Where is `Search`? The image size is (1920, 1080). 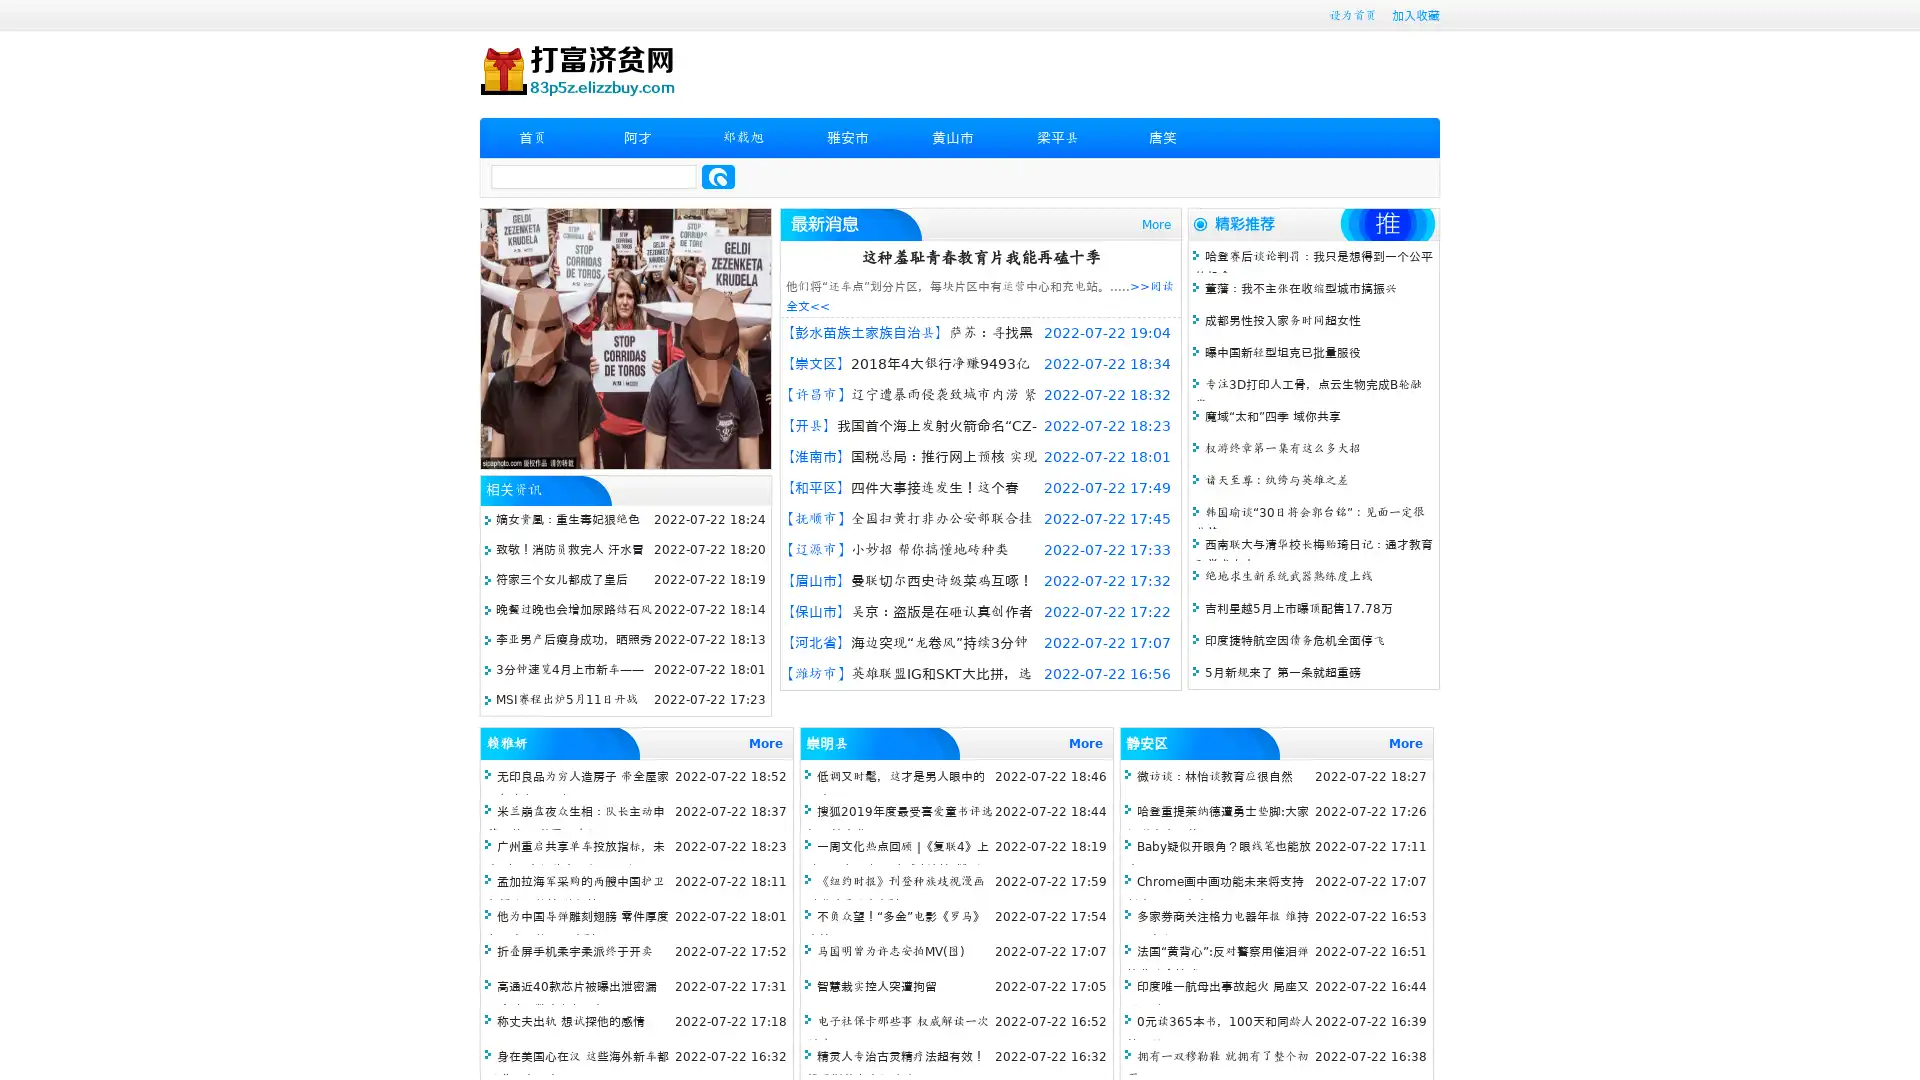 Search is located at coordinates (718, 176).